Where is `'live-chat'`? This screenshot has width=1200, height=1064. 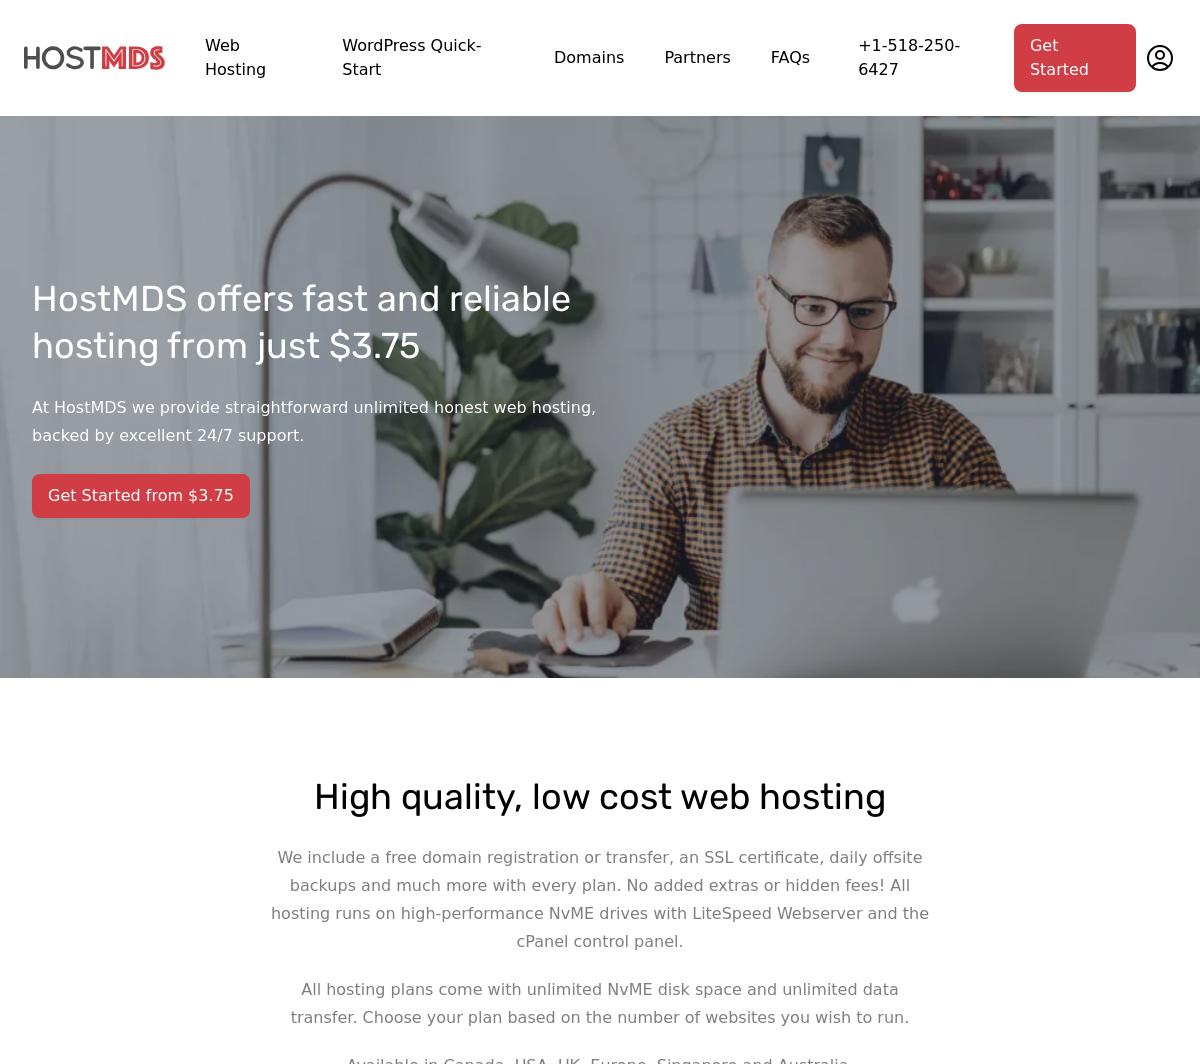 'live-chat' is located at coordinates (761, 1047).